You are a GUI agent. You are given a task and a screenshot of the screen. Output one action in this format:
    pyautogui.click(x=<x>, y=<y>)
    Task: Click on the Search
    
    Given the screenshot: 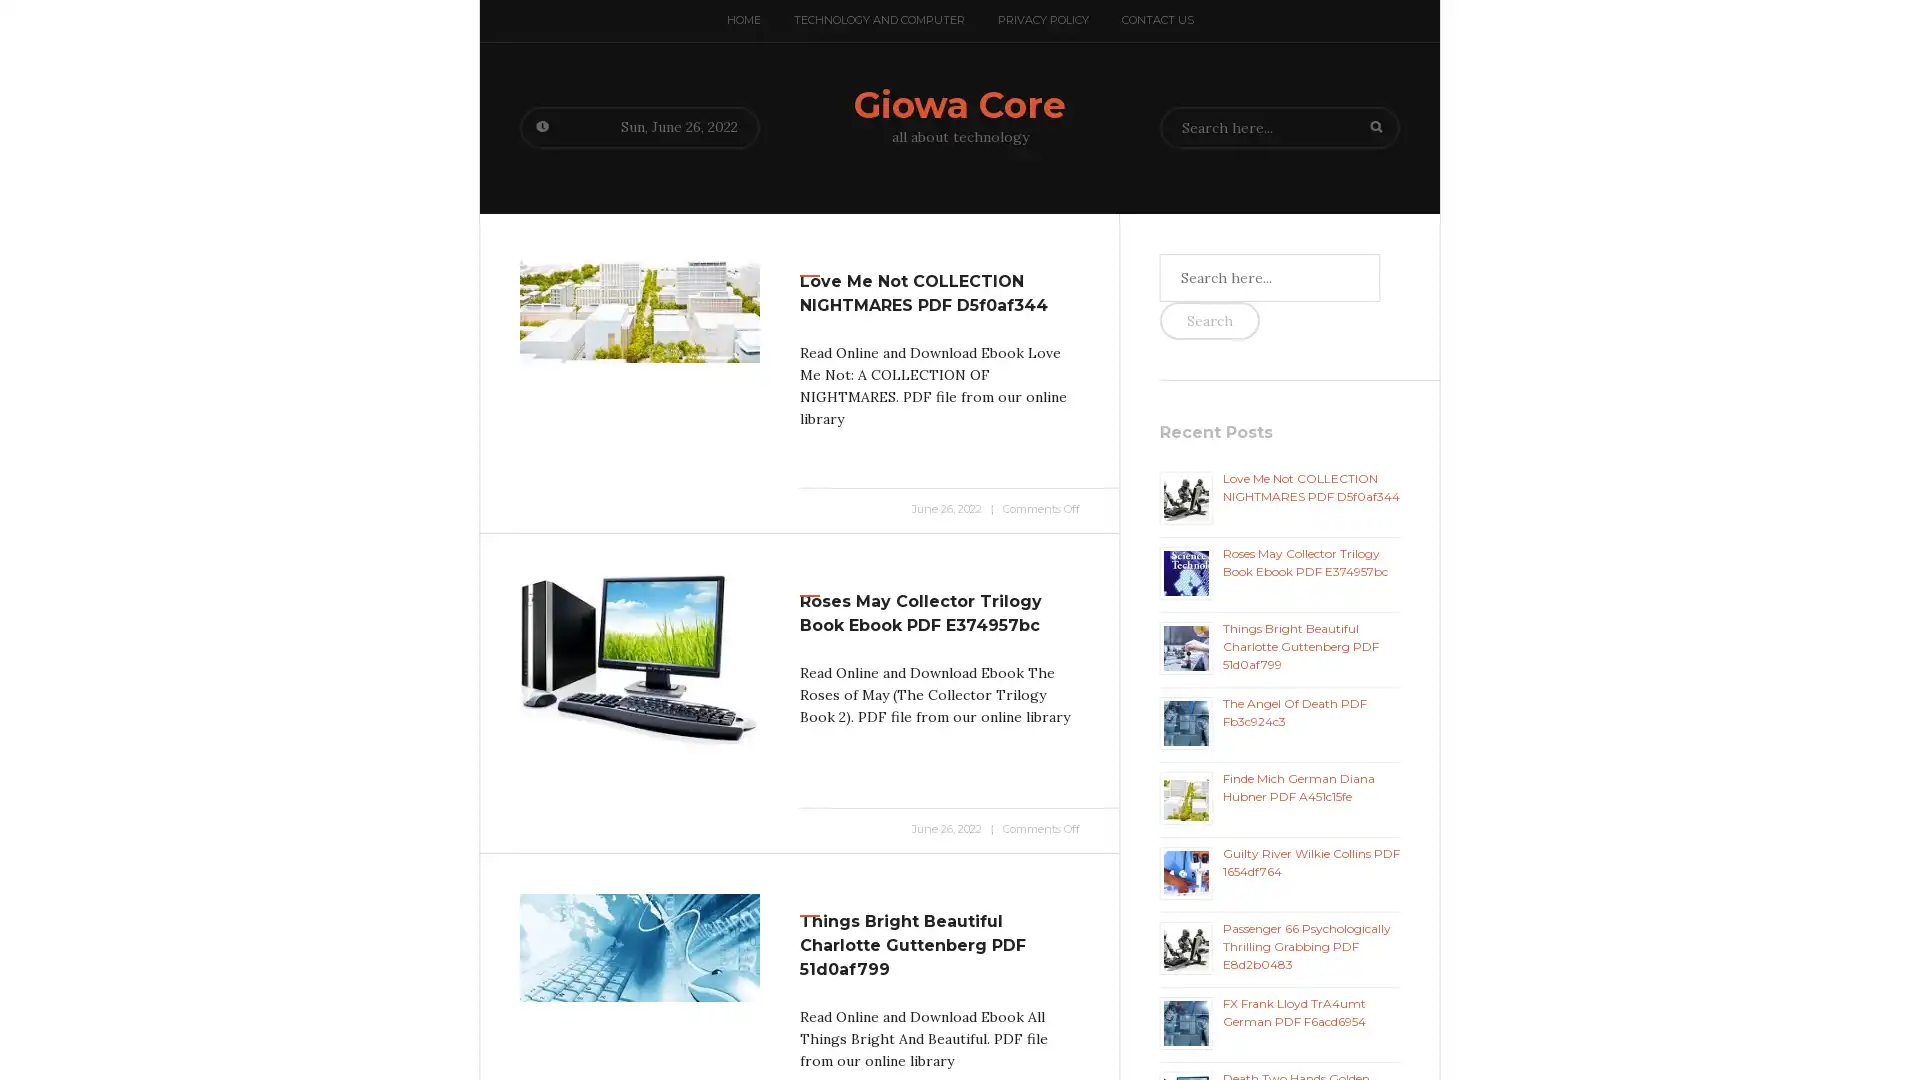 What is the action you would take?
    pyautogui.click(x=1358, y=127)
    